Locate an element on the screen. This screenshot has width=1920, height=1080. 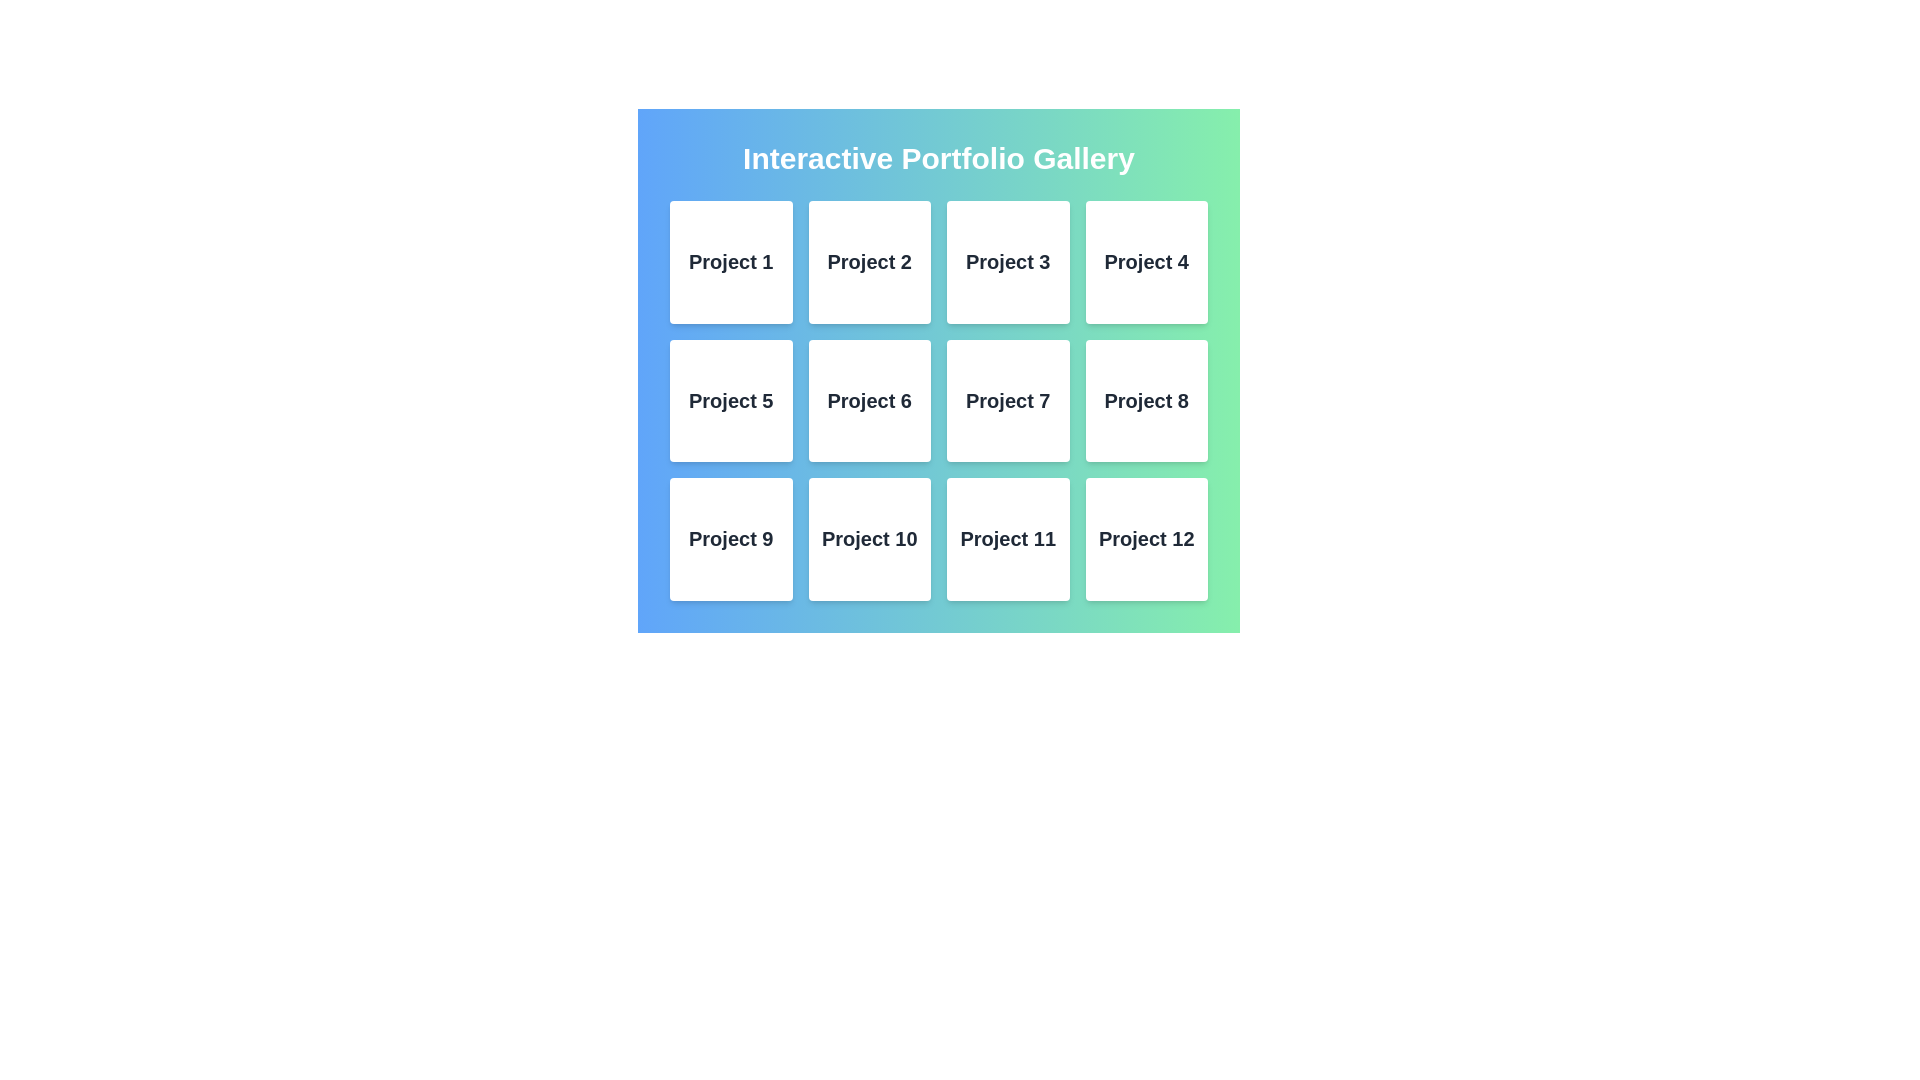
the seventh project card in the grid is located at coordinates (1008, 400).